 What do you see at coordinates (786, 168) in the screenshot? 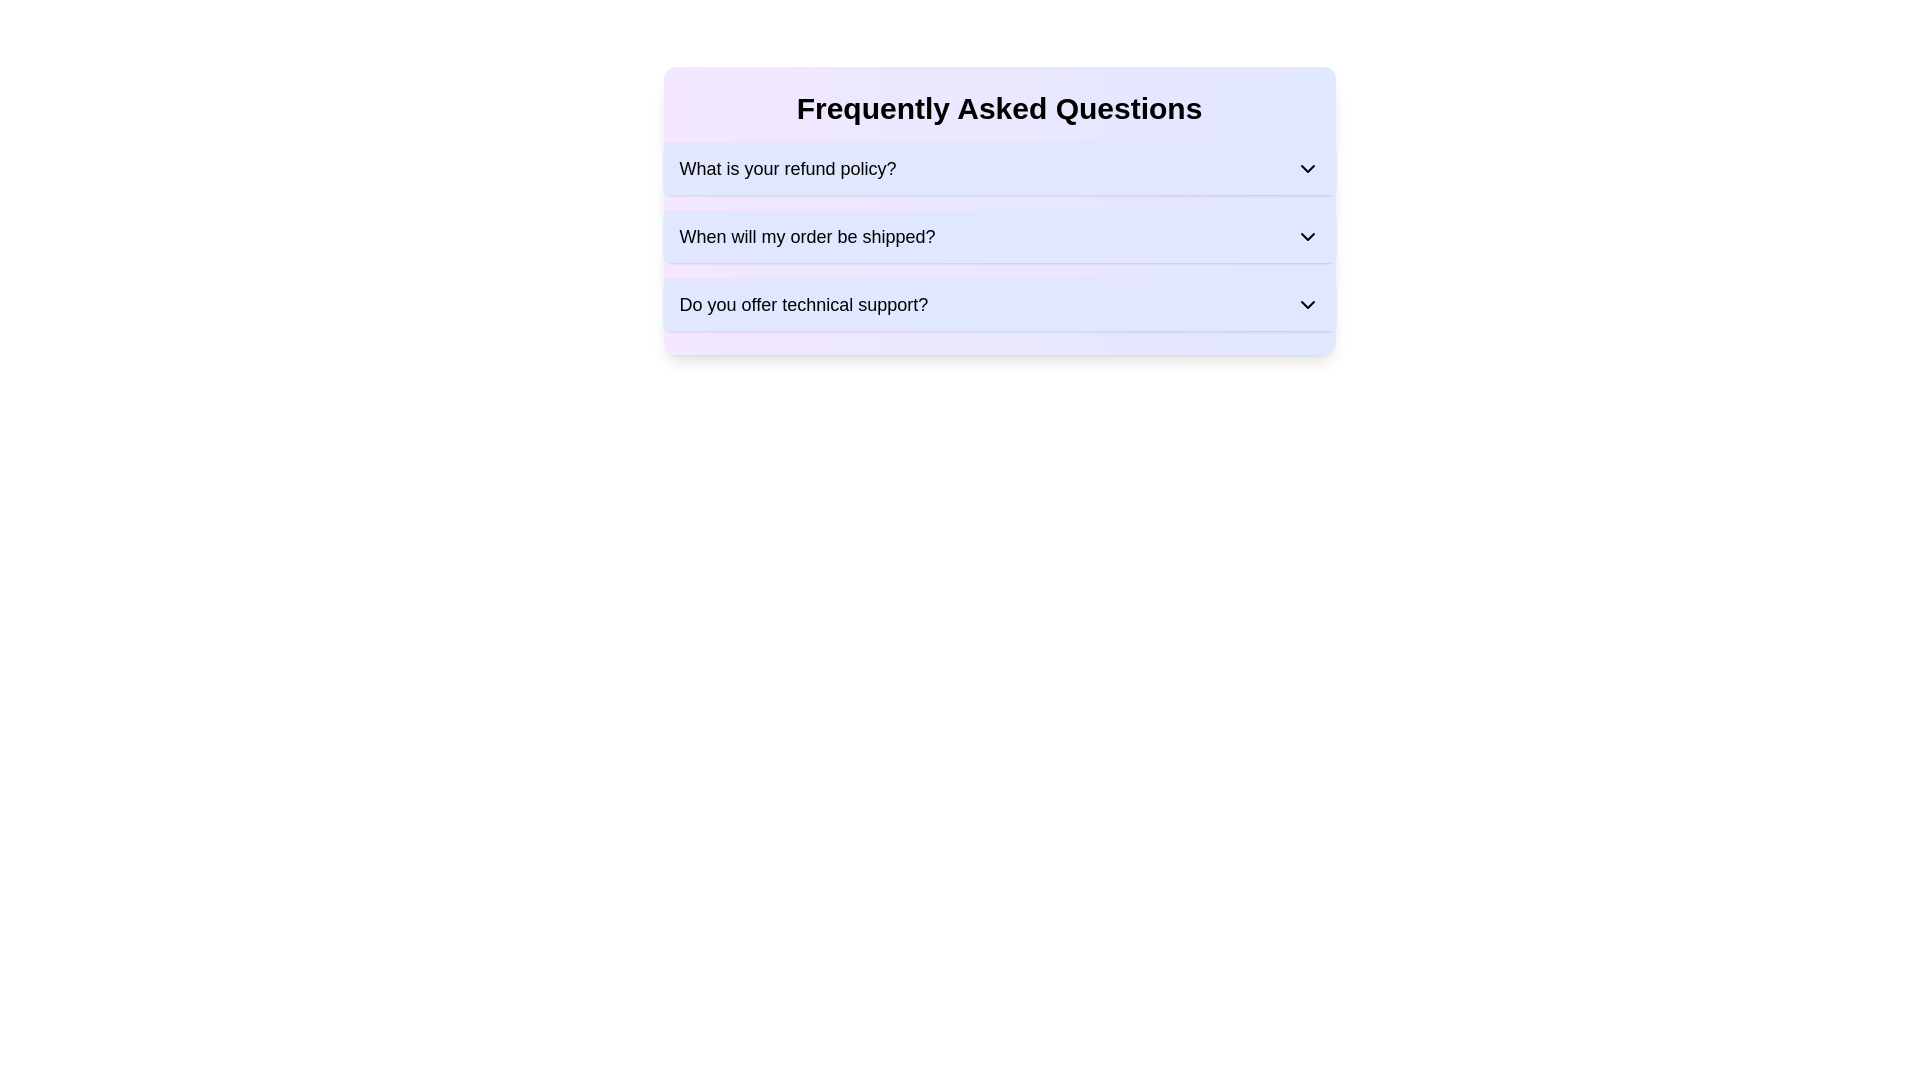
I see `the text label displaying 'What is your refund policy?' which is styled with a larger font size and medium weight, located in the 'Frequently Asked Questions' section` at bounding box center [786, 168].